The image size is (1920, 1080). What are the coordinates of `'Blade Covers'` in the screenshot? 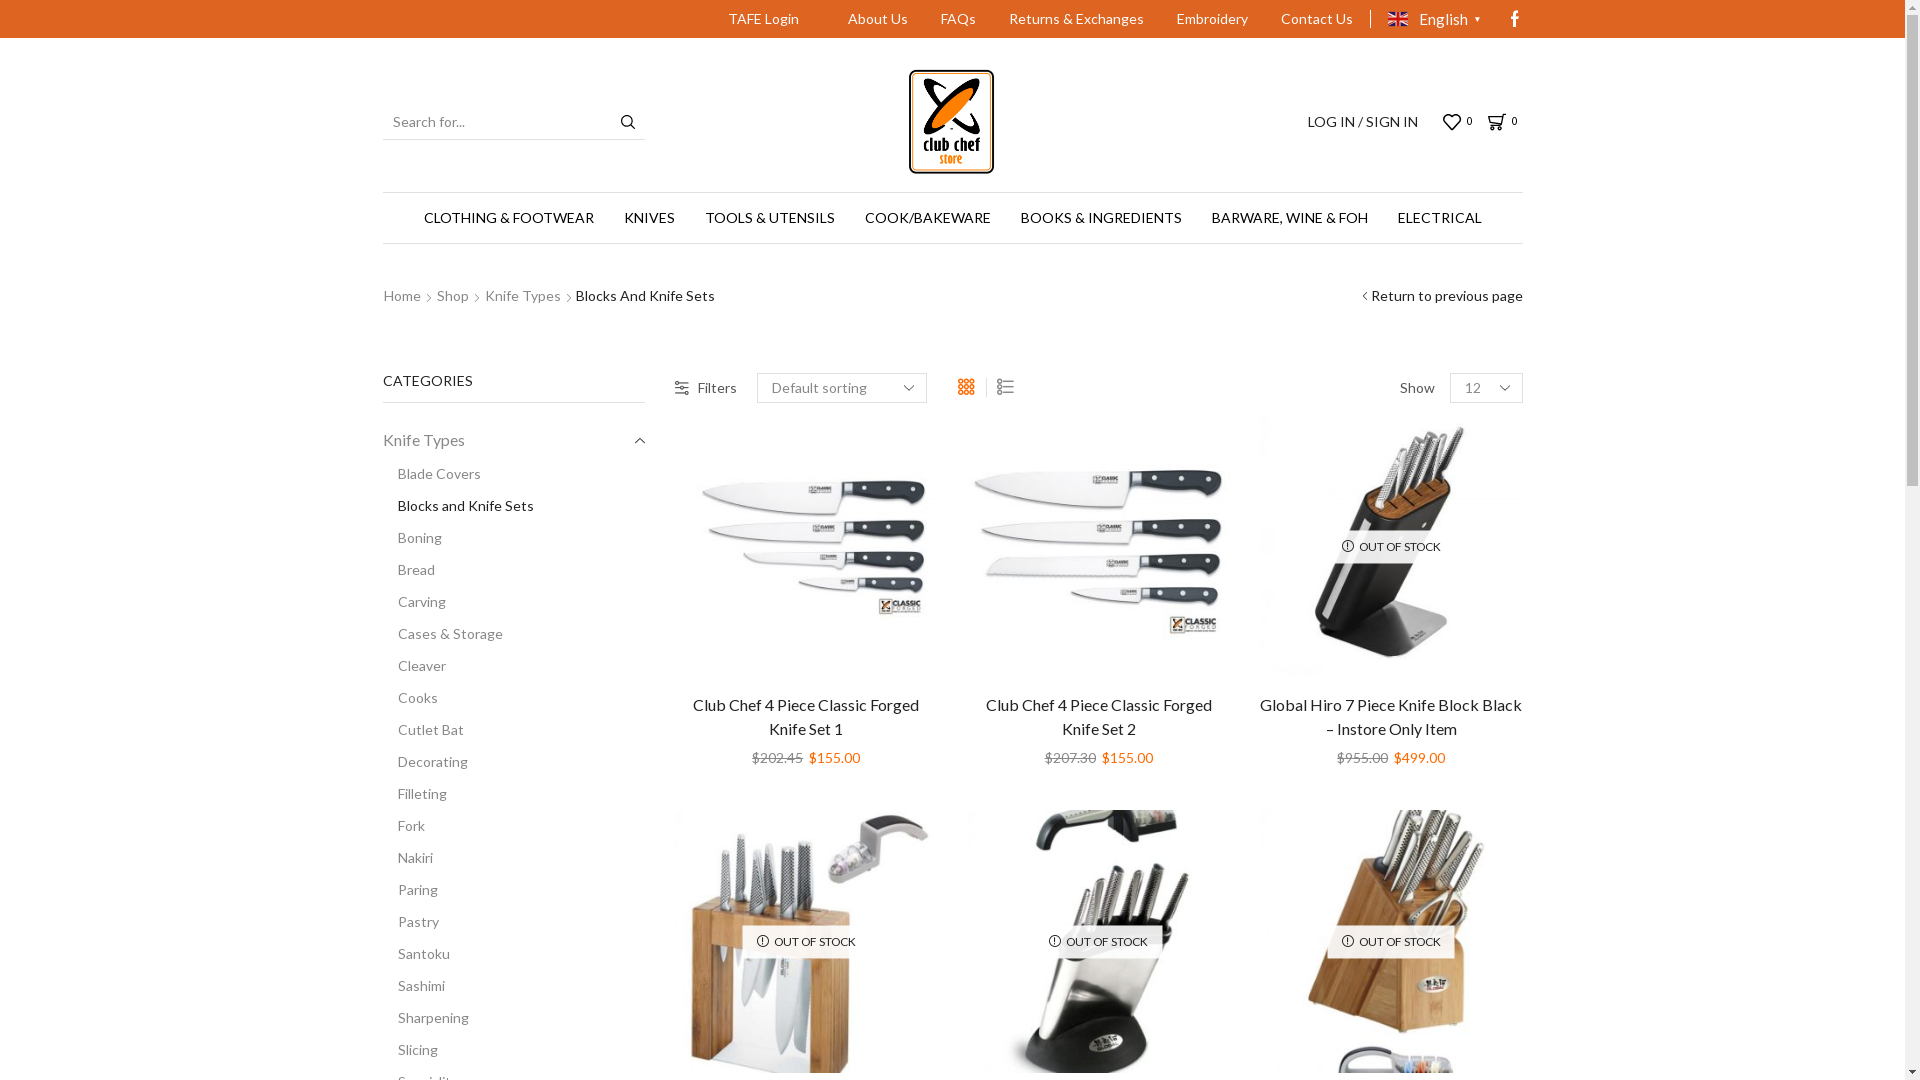 It's located at (430, 474).